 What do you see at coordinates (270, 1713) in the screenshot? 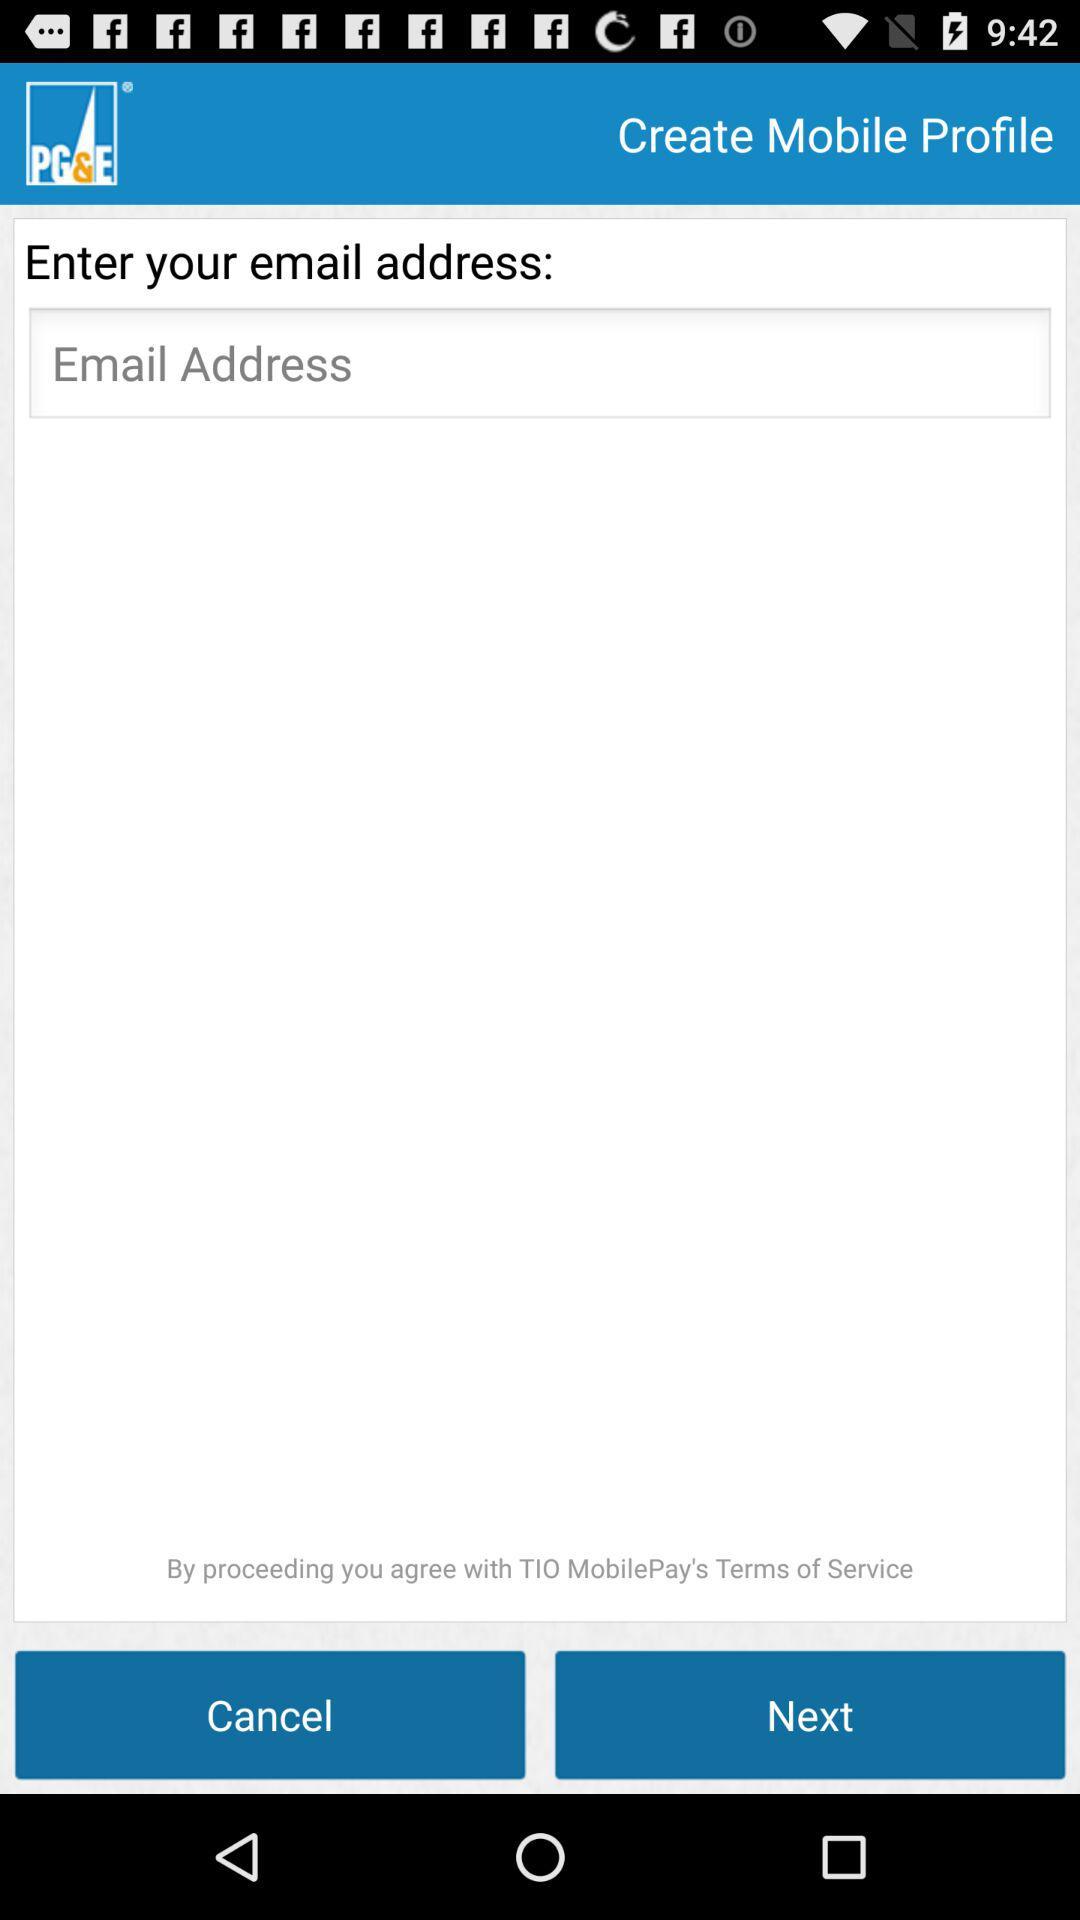
I see `icon next to the next icon` at bounding box center [270, 1713].